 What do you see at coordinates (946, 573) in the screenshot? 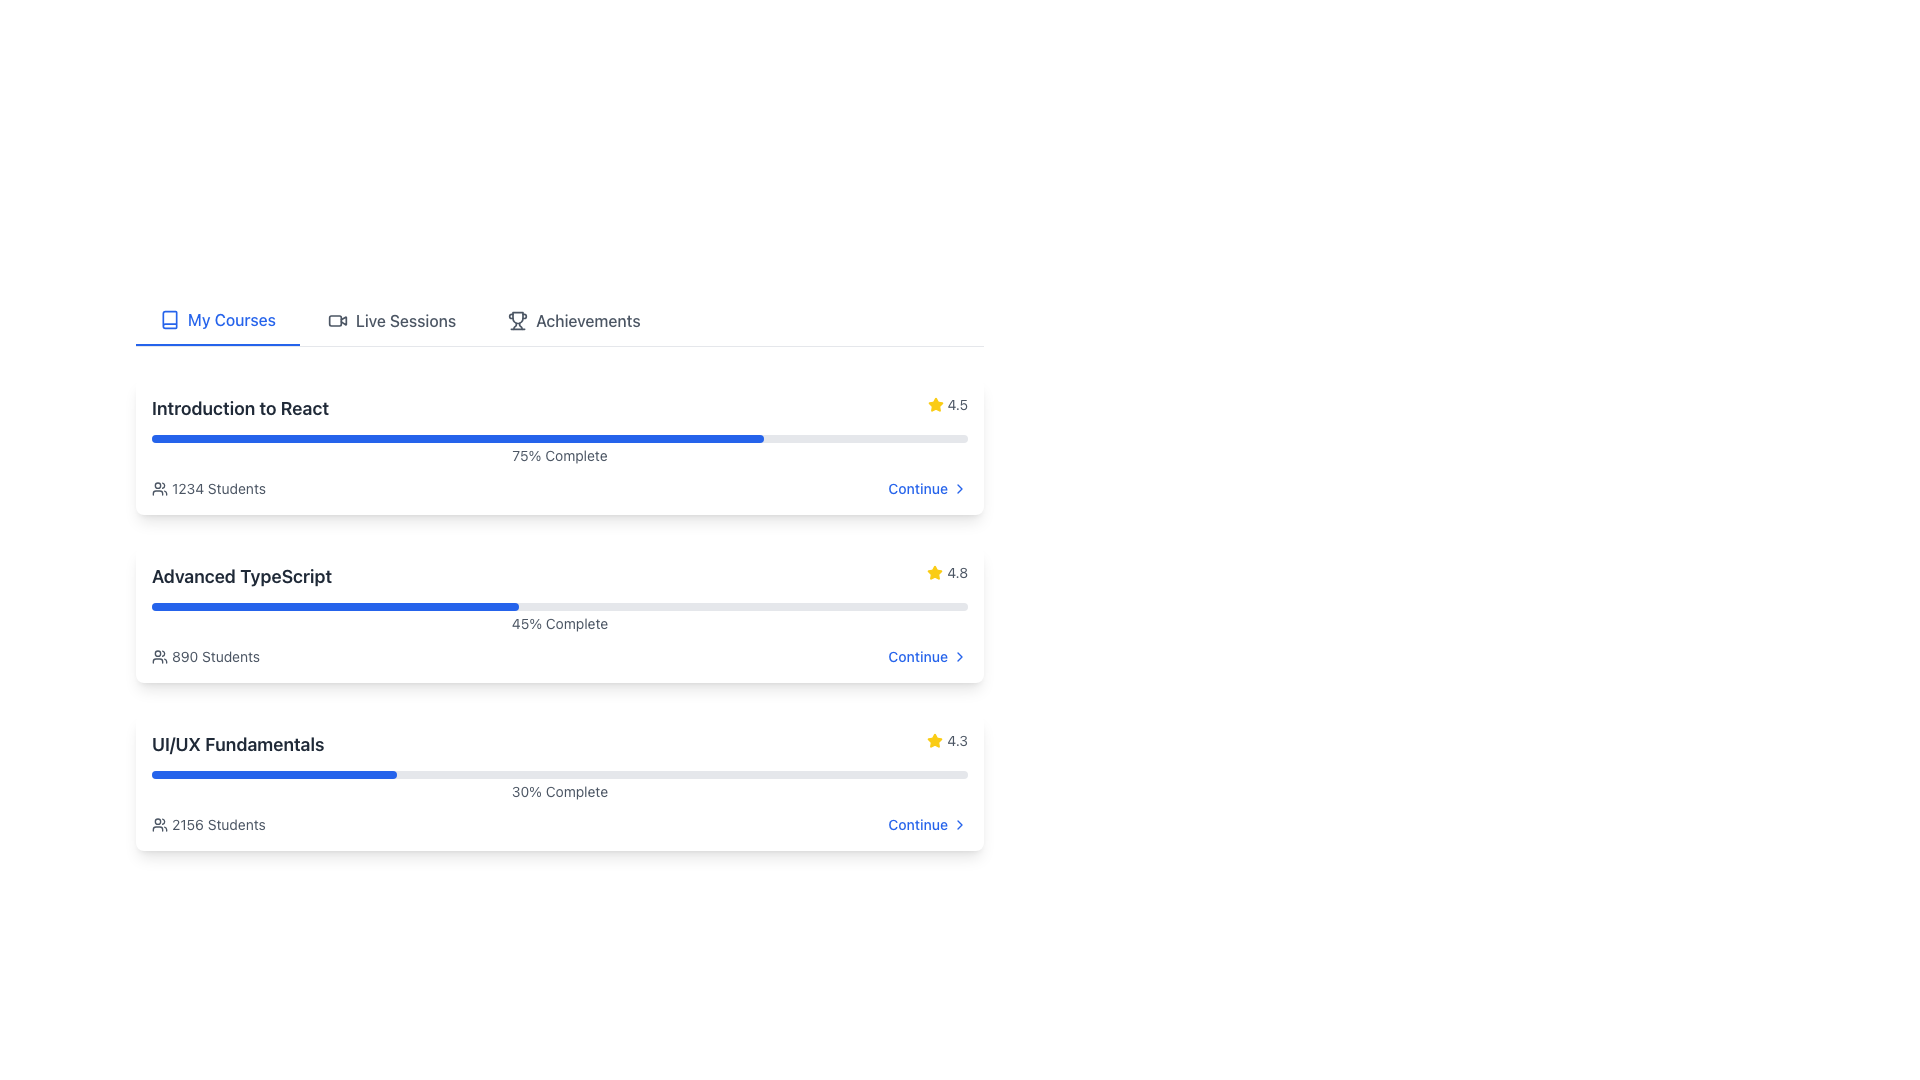
I see `rating value displayed in the Rating section for the 'Advanced TypeScript' course, which includes a star icon and is located in the lower right corner of the course card` at bounding box center [946, 573].